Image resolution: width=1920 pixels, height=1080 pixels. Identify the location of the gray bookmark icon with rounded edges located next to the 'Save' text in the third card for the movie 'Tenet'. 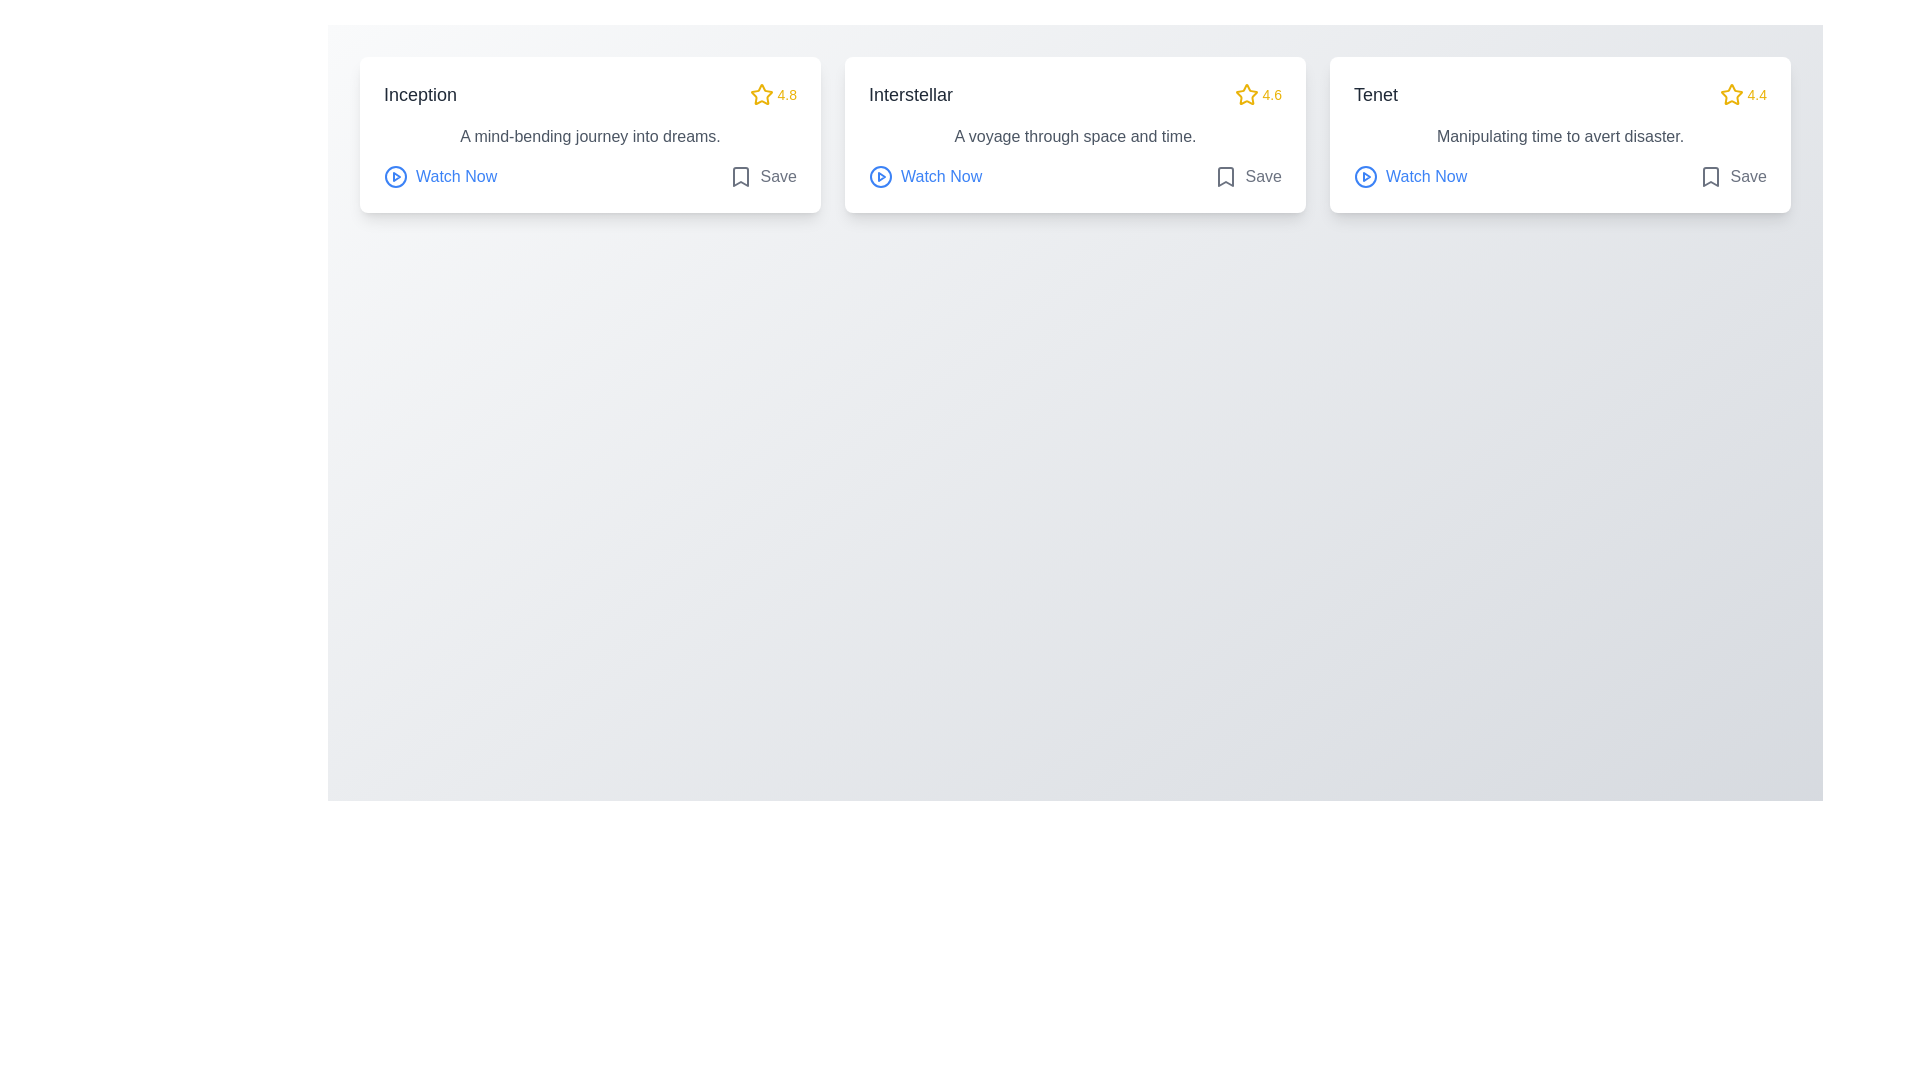
(1708, 176).